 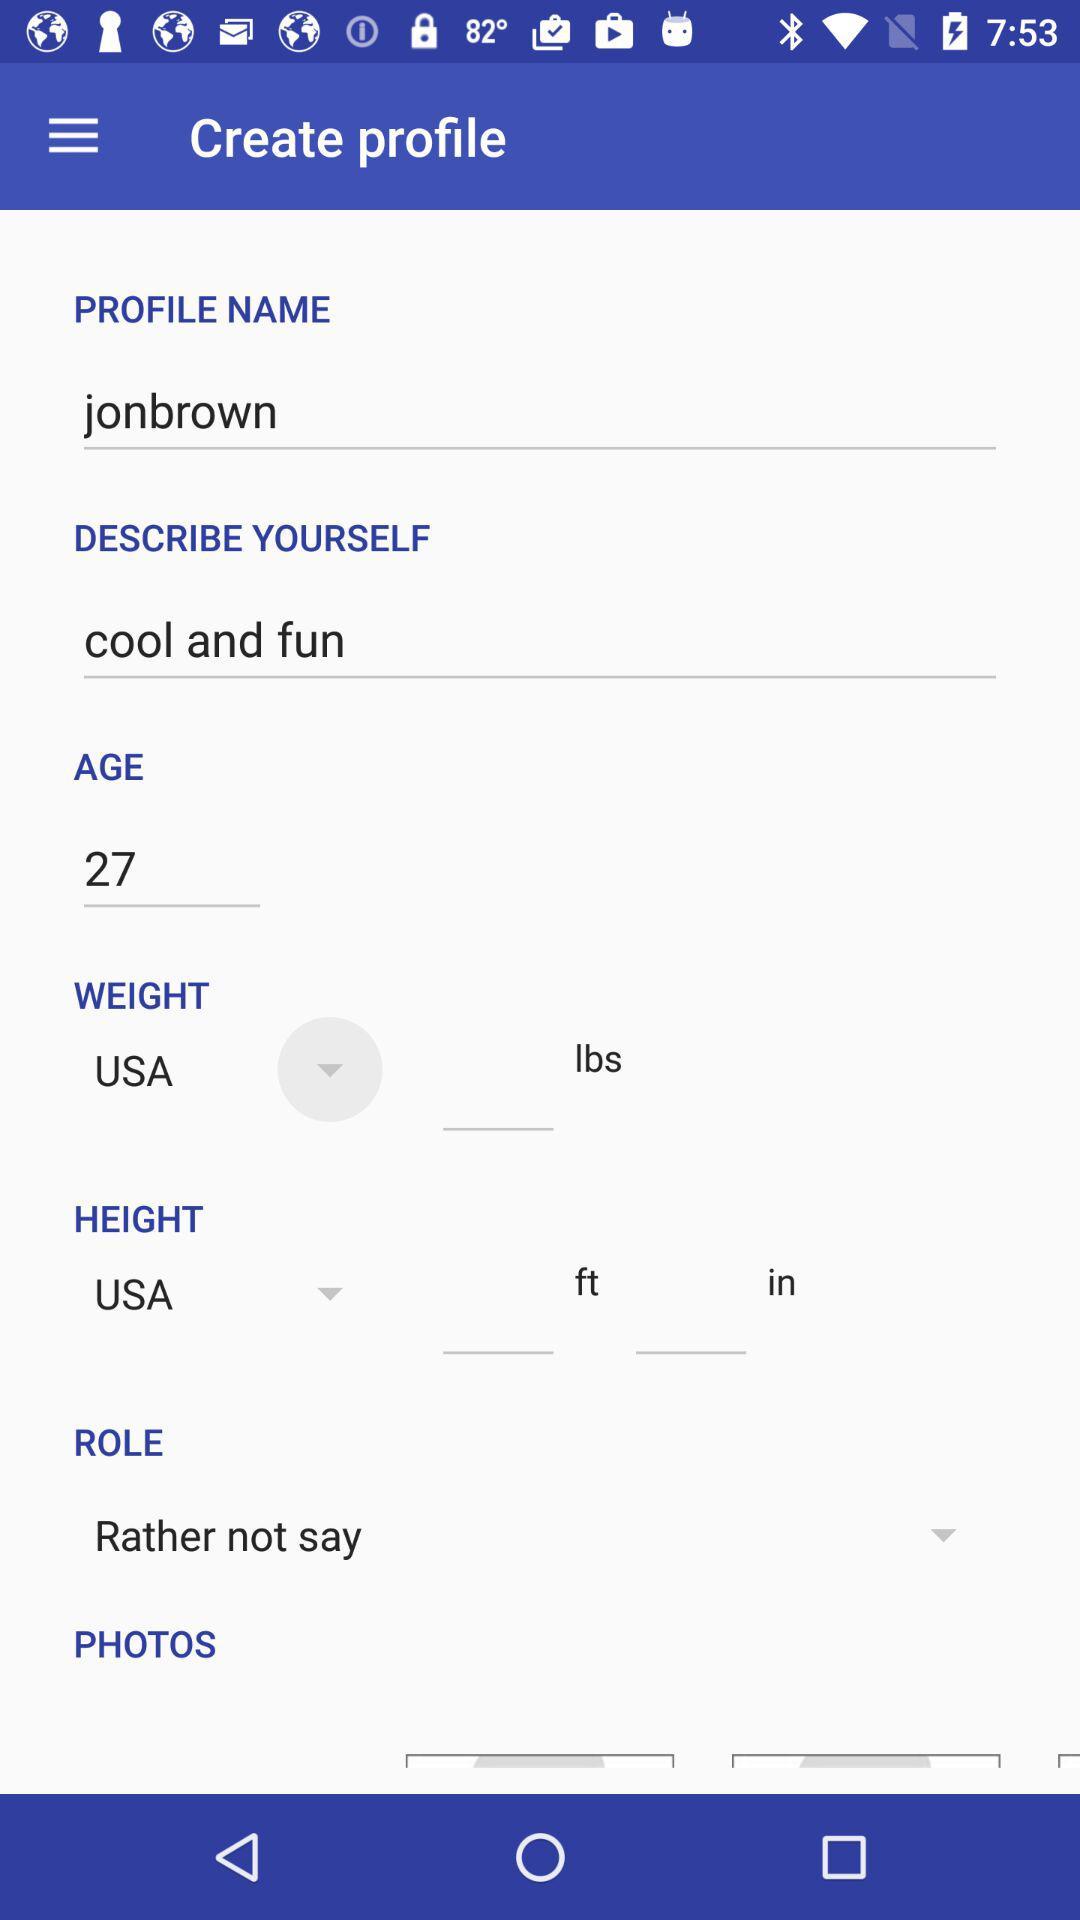 What do you see at coordinates (497, 1318) in the screenshot?
I see `feet text` at bounding box center [497, 1318].